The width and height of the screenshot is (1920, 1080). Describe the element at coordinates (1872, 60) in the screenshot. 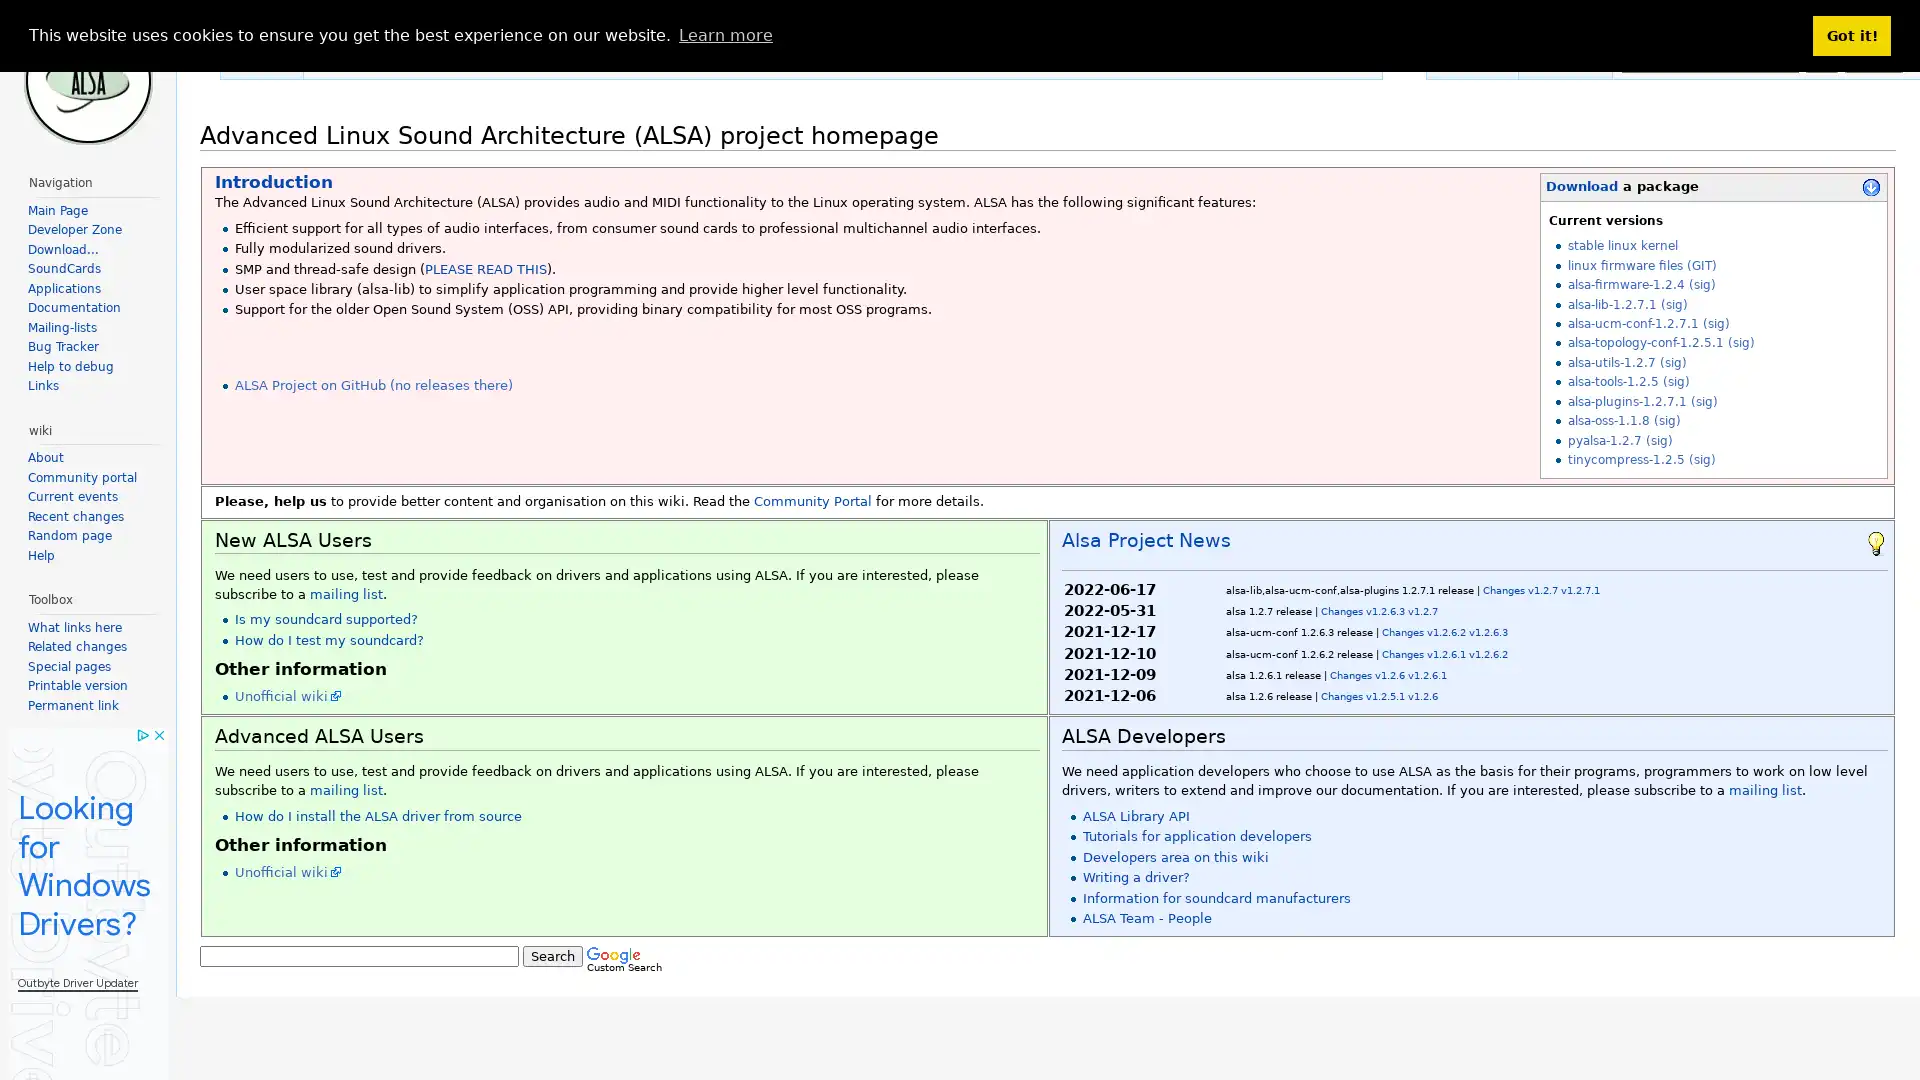

I see `Search` at that location.